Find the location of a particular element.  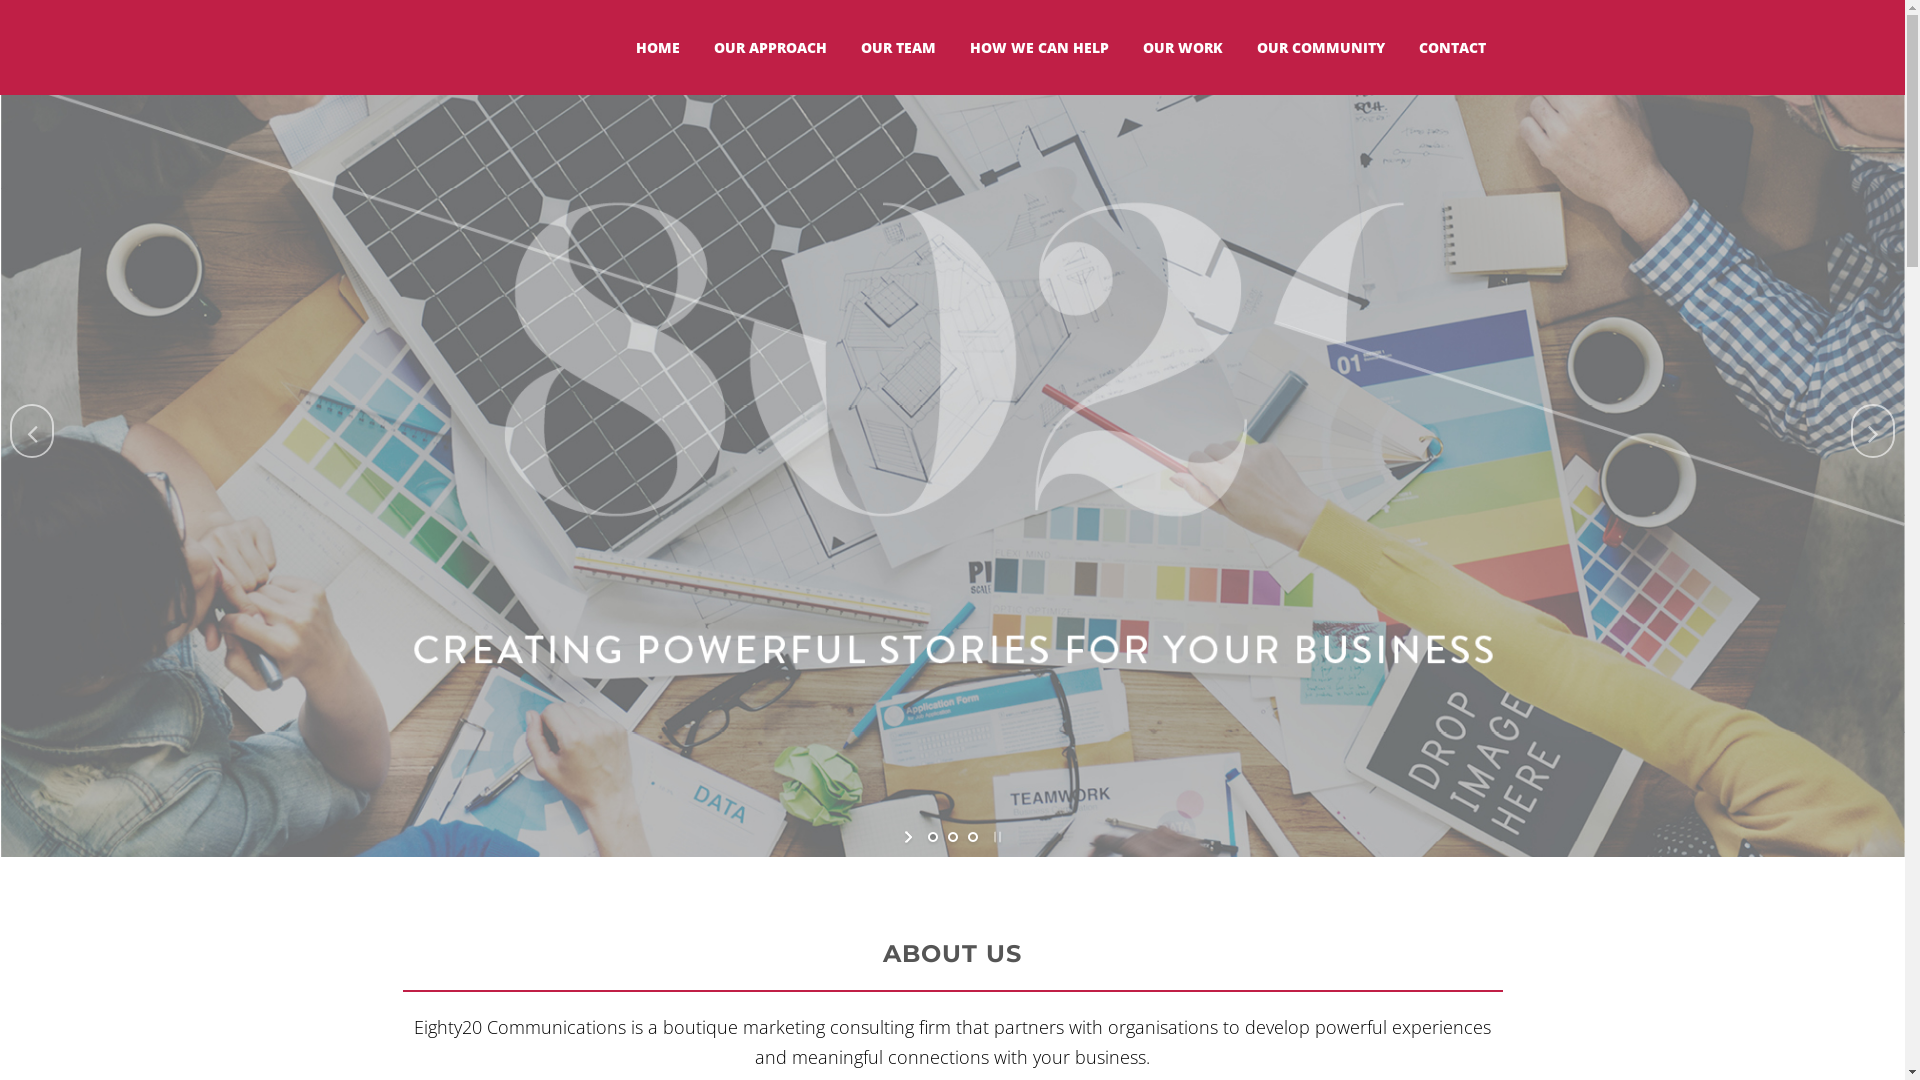

'CONTACT' is located at coordinates (1452, 46).